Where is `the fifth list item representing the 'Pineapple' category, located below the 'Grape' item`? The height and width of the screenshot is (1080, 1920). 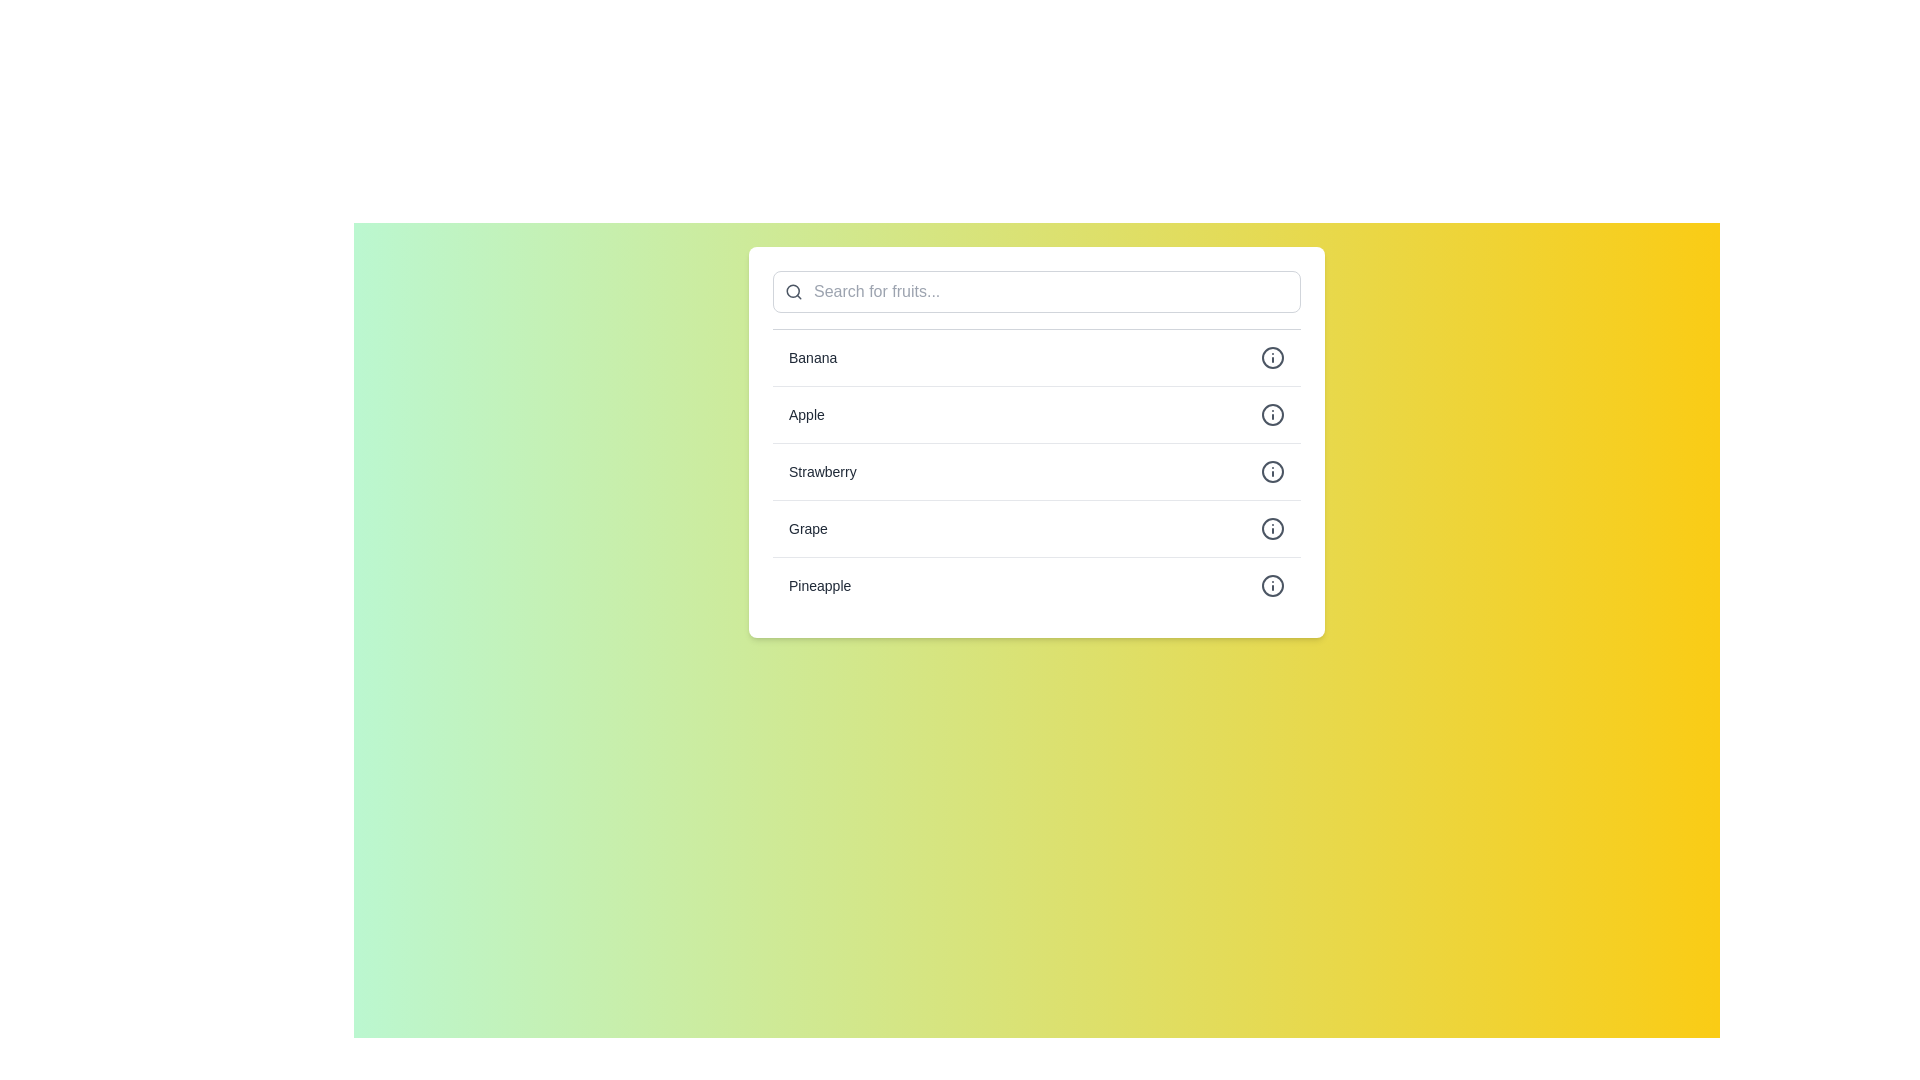
the fifth list item representing the 'Pineapple' category, located below the 'Grape' item is located at coordinates (1036, 585).